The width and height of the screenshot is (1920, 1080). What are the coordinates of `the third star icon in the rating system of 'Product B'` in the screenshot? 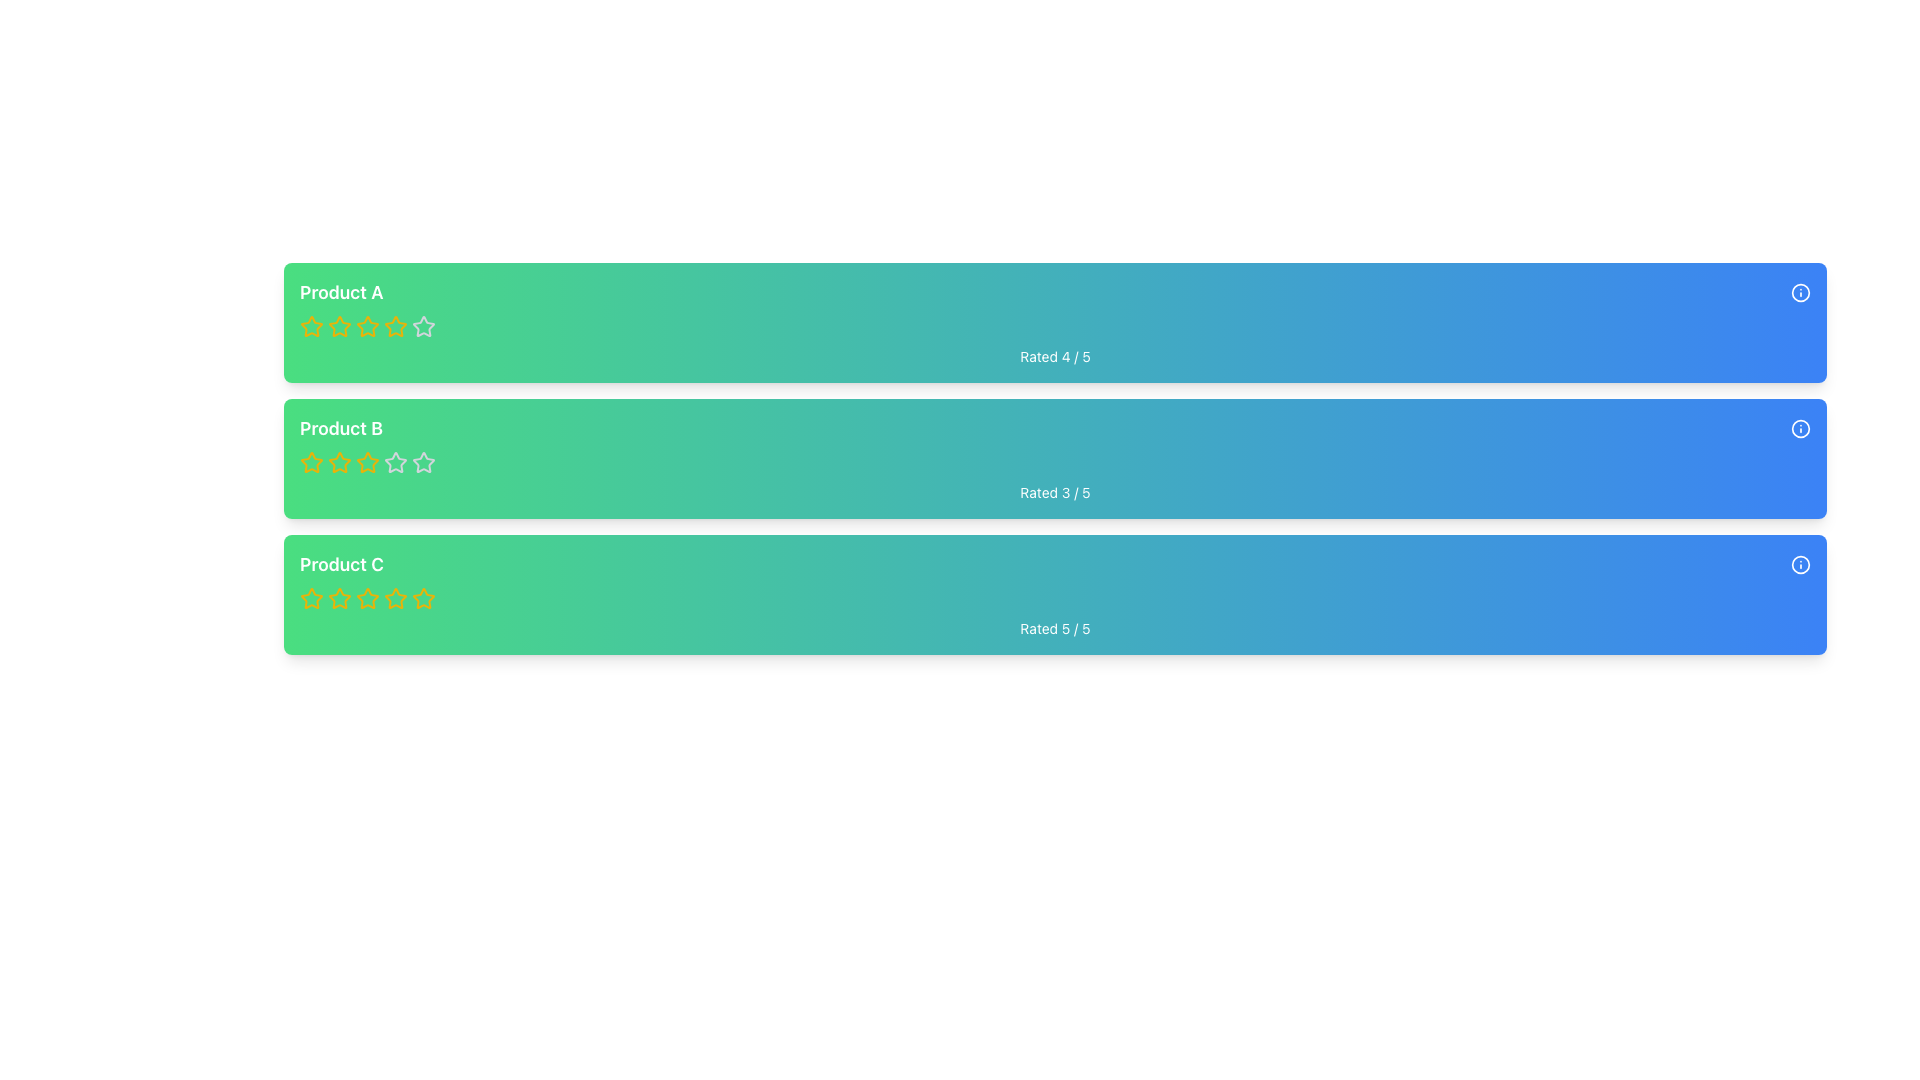 It's located at (395, 462).